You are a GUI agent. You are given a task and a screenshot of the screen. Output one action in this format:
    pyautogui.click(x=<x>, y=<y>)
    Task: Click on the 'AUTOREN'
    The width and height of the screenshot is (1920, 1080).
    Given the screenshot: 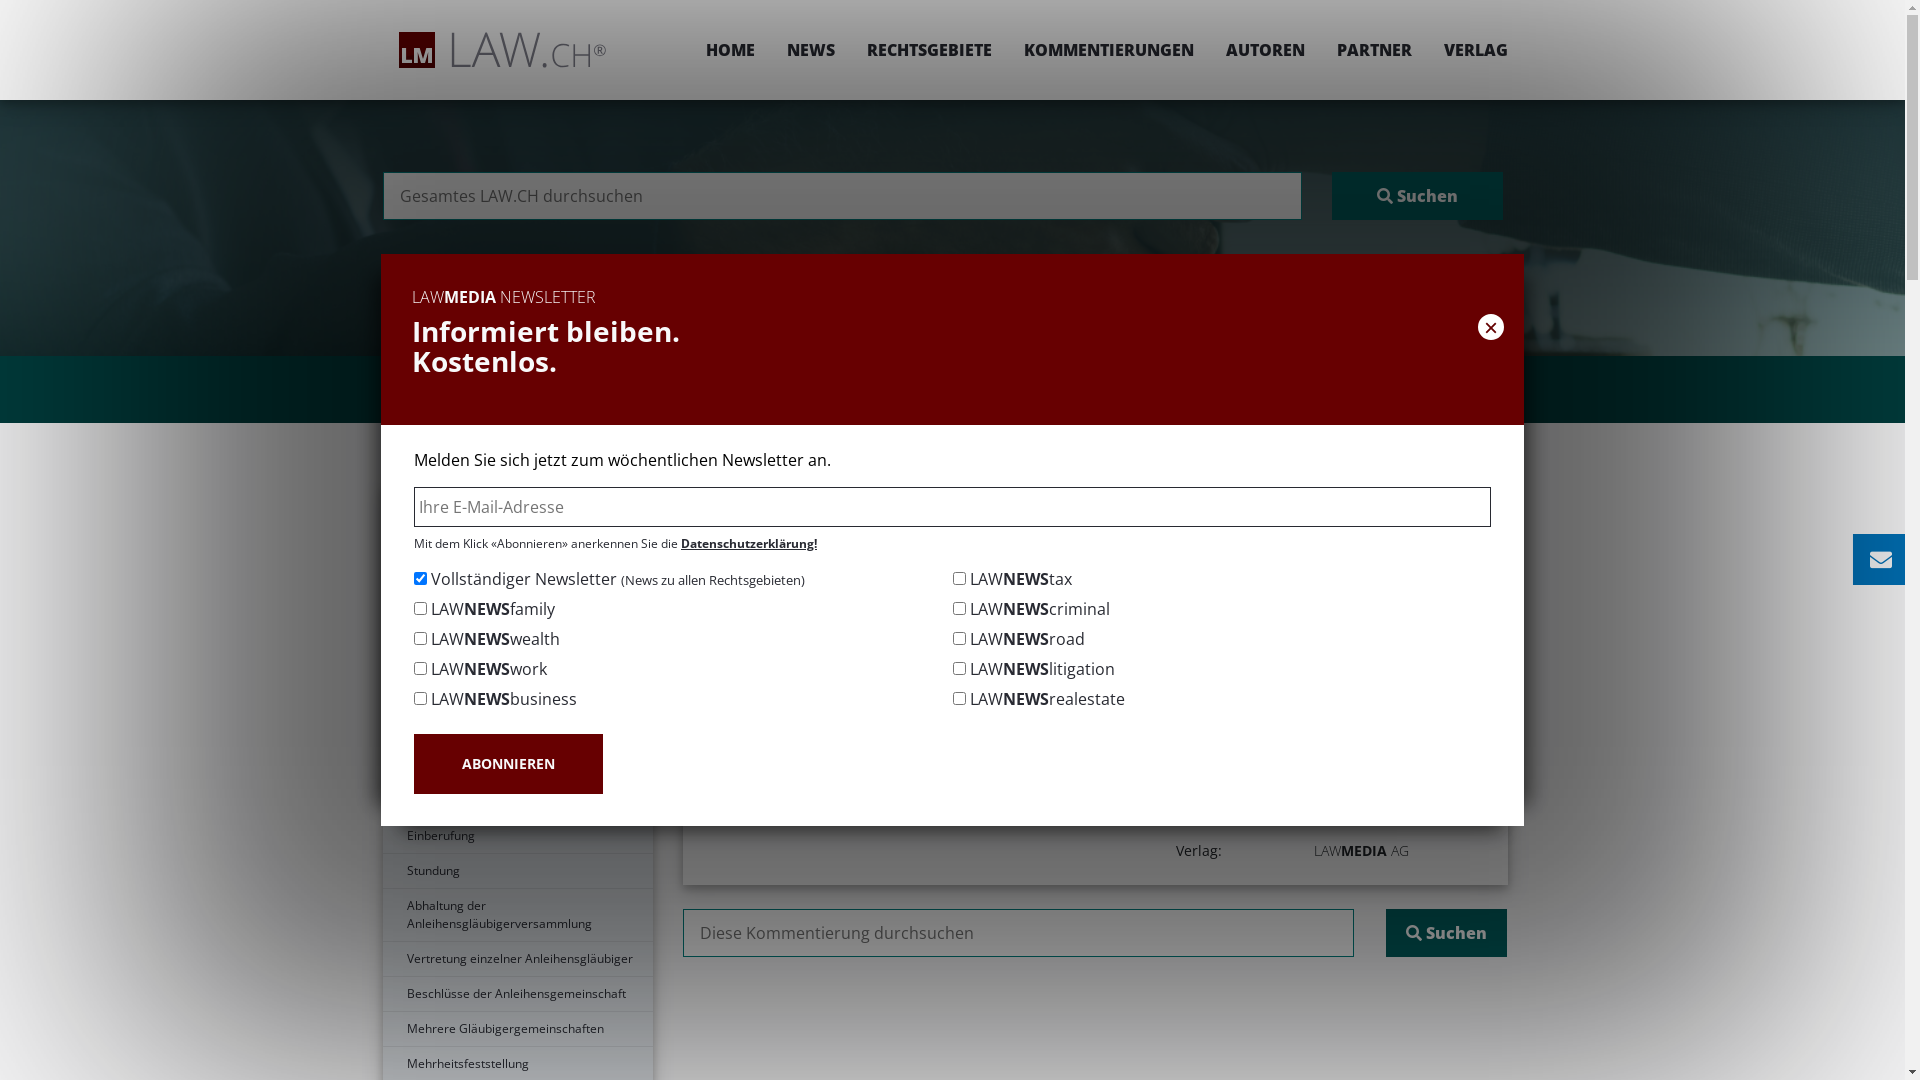 What is the action you would take?
    pyautogui.click(x=1264, y=49)
    